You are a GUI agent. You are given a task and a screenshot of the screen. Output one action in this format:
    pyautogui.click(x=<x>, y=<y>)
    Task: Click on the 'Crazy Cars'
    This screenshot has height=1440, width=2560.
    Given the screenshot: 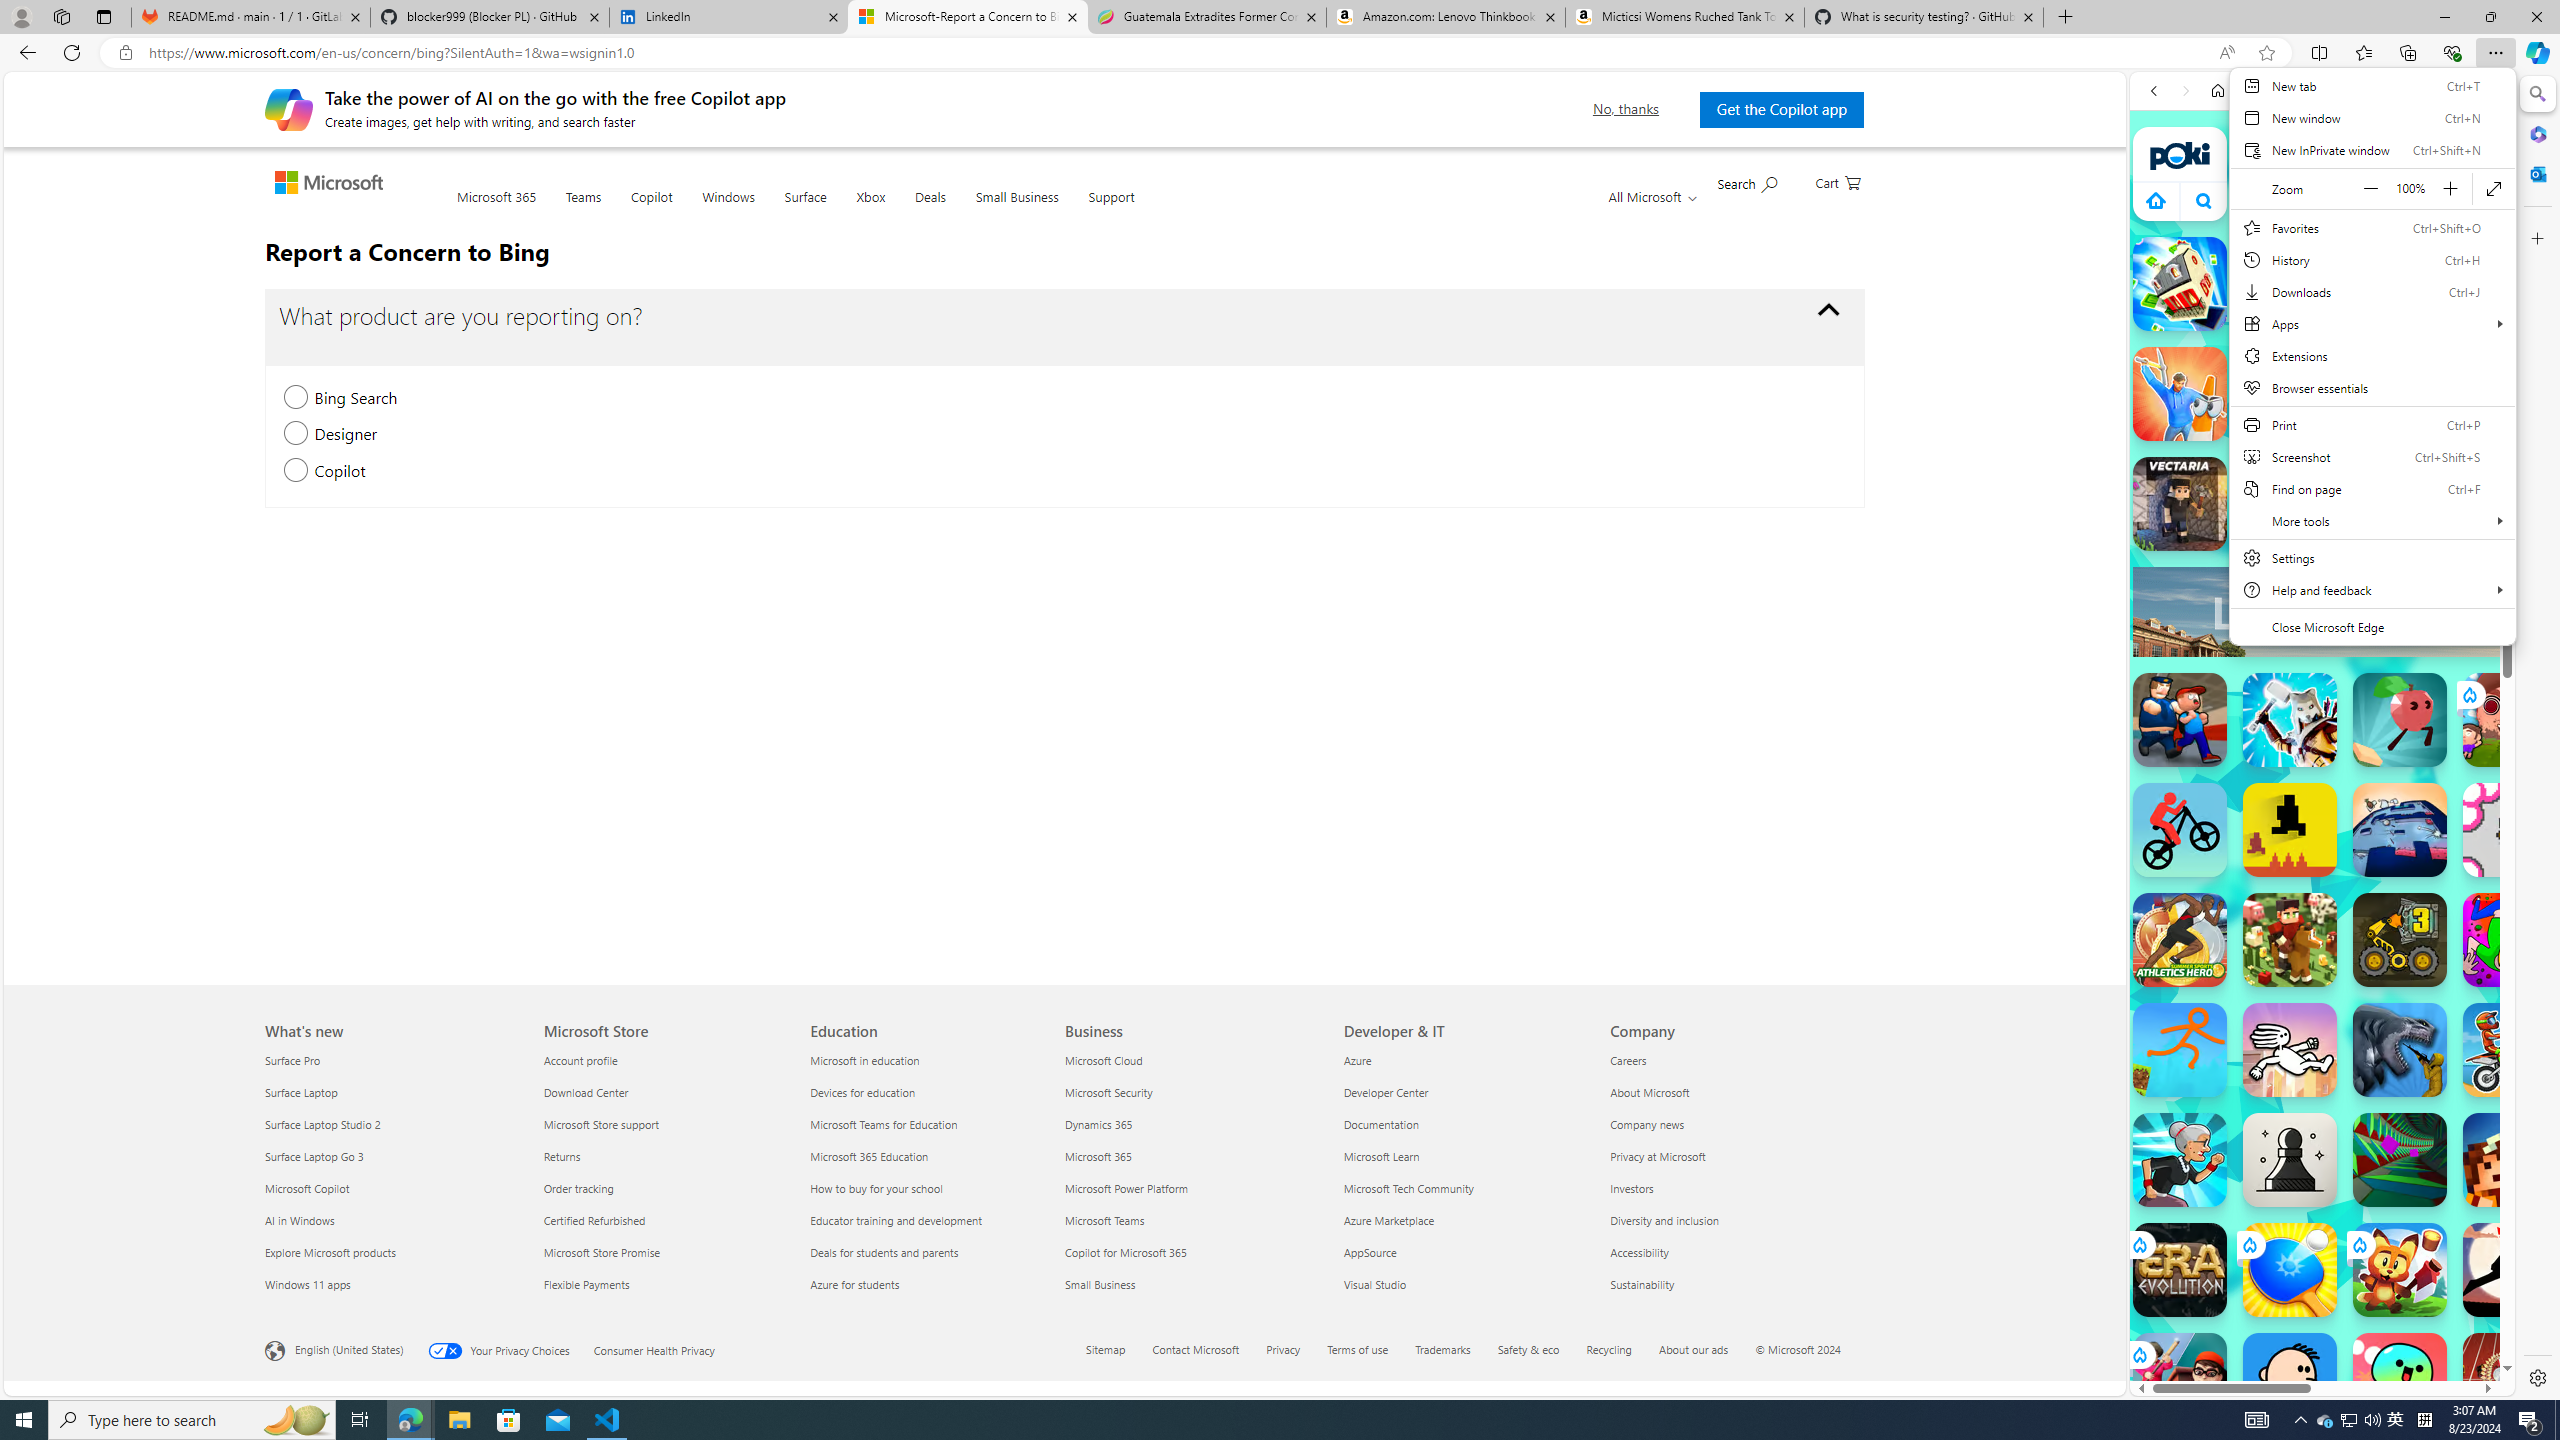 What is the action you would take?
    pyautogui.click(x=2496, y=1010)
    